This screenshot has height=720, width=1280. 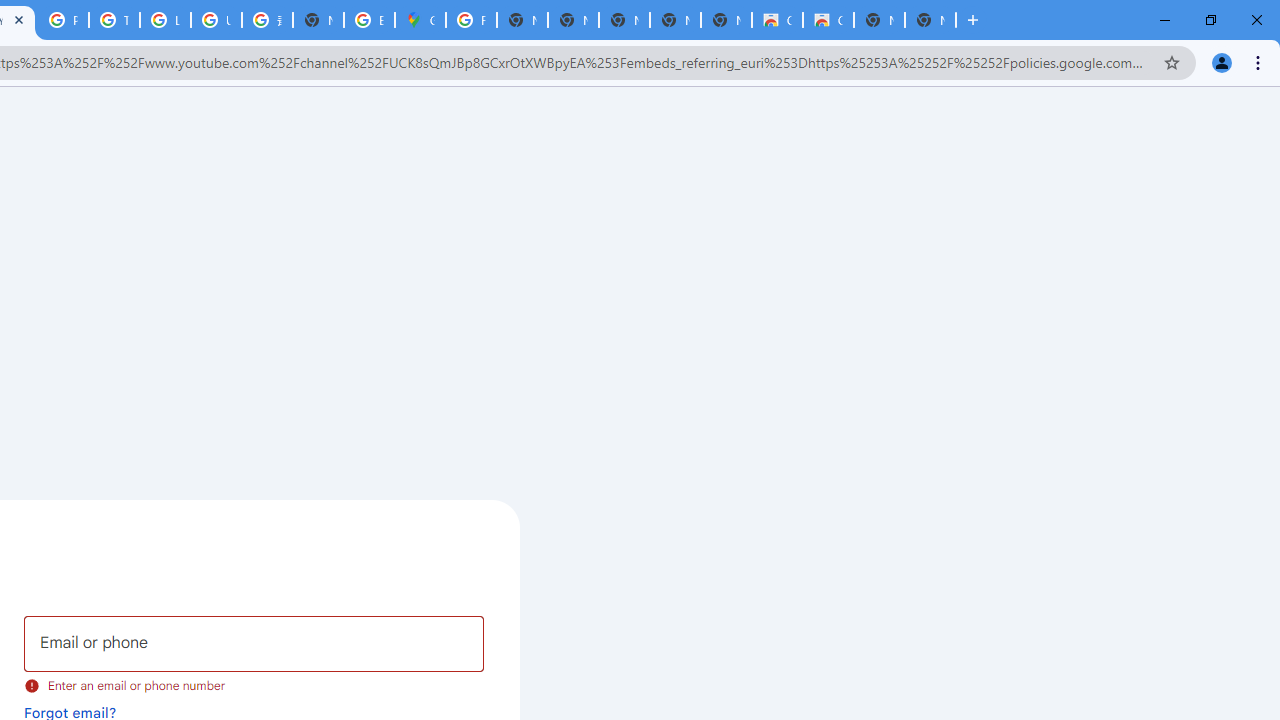 I want to click on 'Classic Blue - Chrome Web Store', so click(x=828, y=20).